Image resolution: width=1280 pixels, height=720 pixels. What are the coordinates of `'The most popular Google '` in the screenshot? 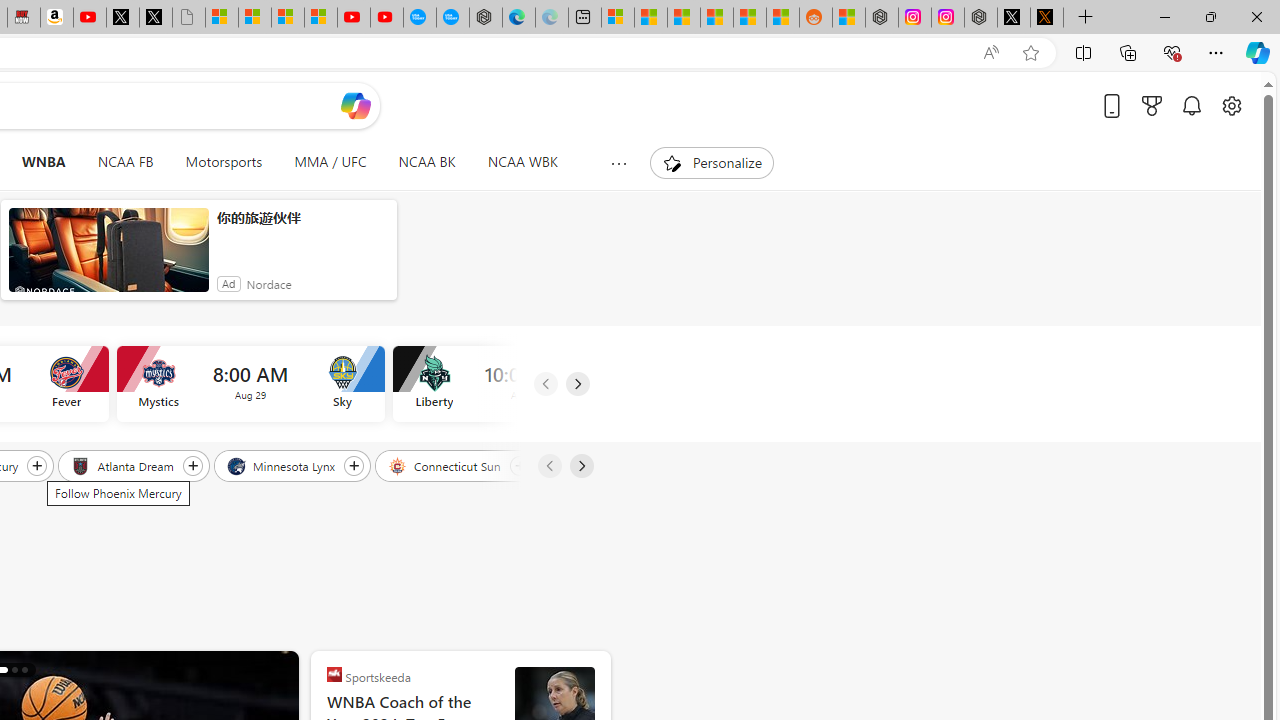 It's located at (451, 17).